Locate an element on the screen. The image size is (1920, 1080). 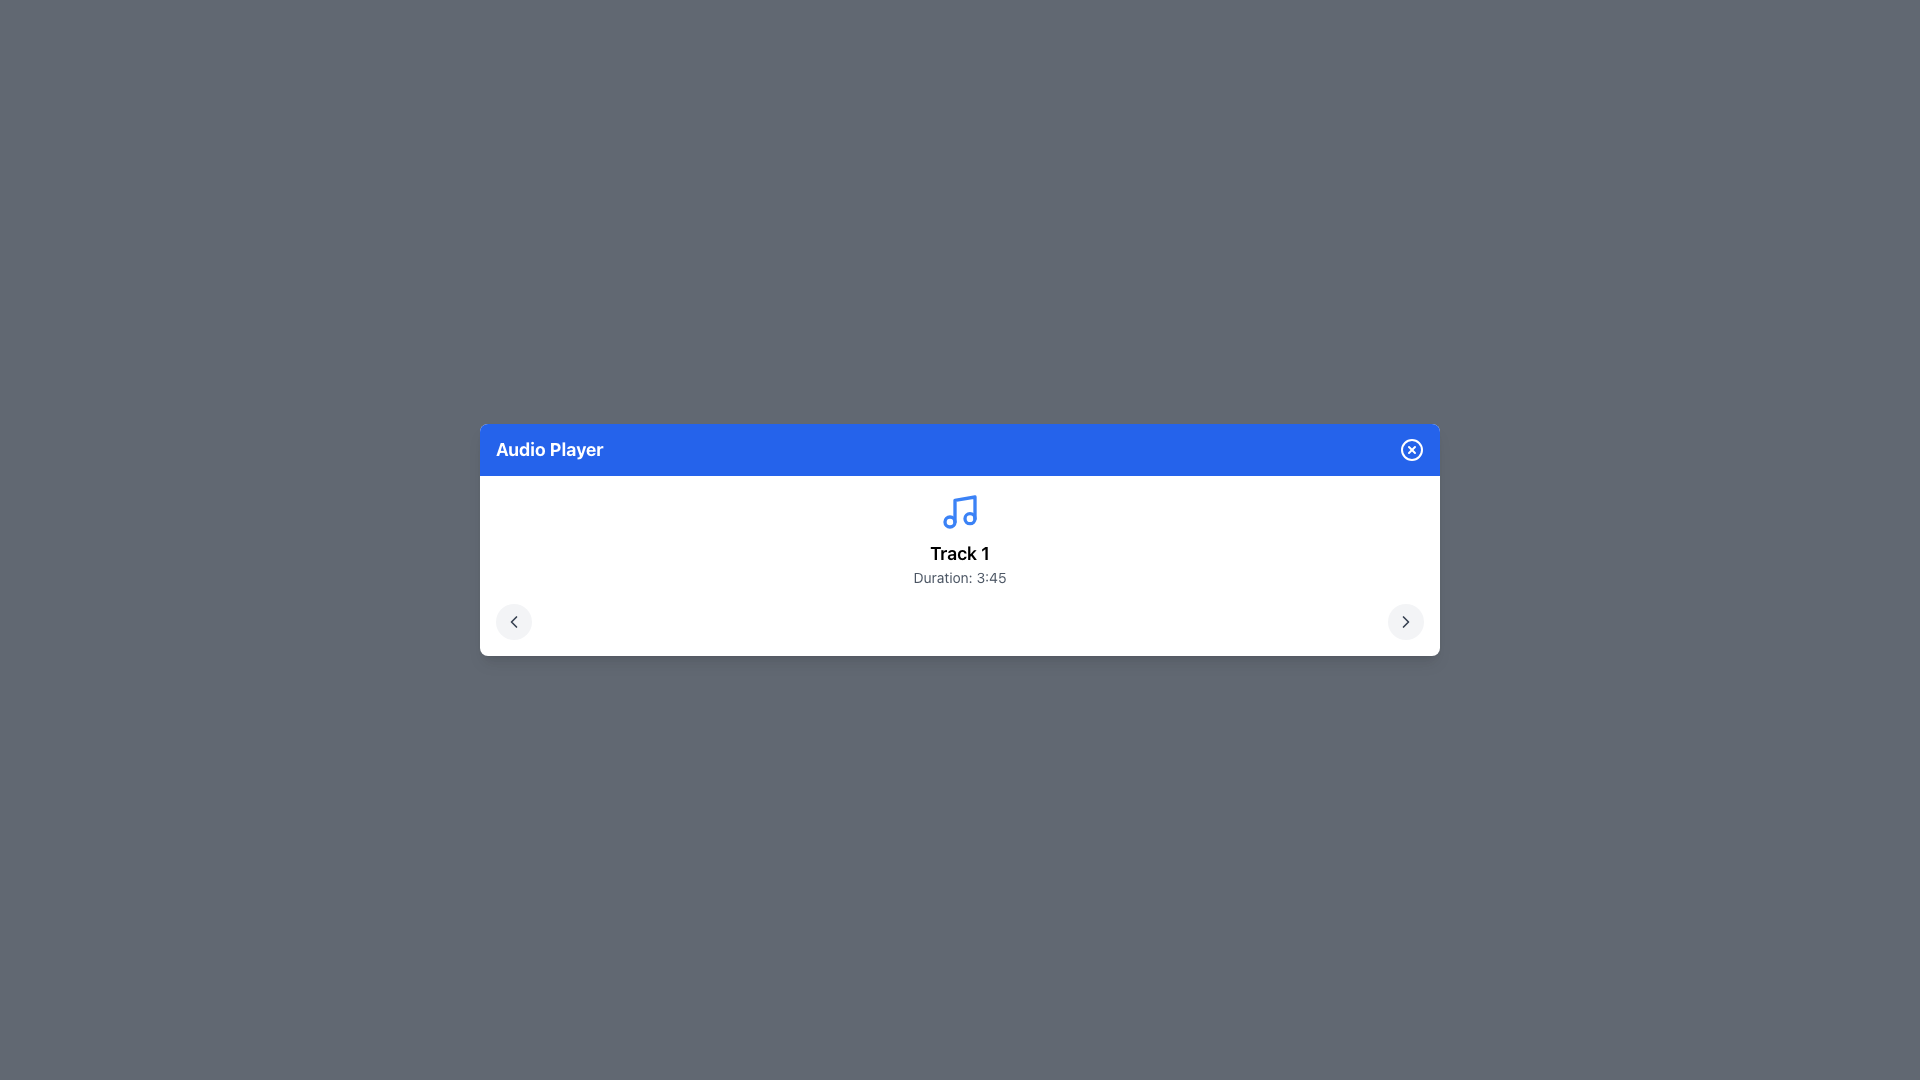
the small circular icon element located inside the larger music icon, positioned on the upper-right area and partially overlapping the note body is located at coordinates (969, 516).